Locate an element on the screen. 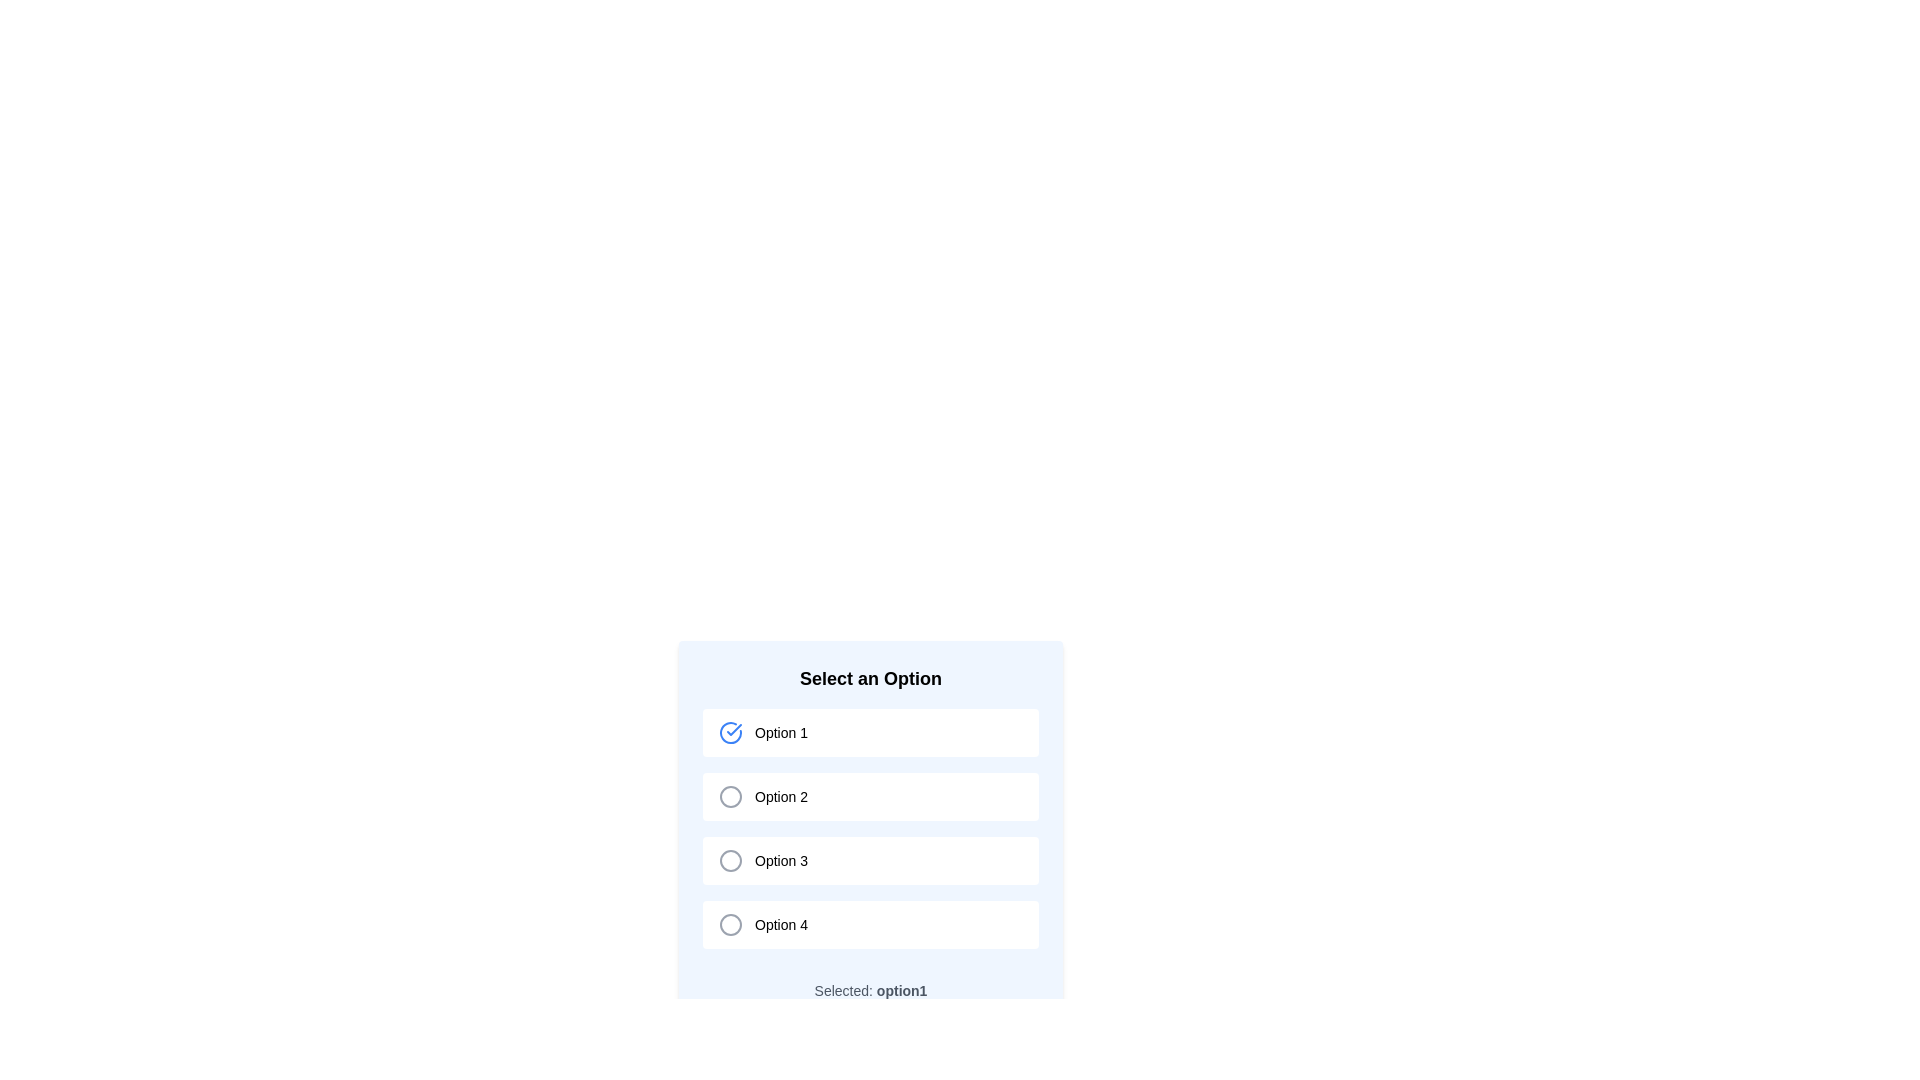 The height and width of the screenshot is (1080, 1920). the blue circle with a white checkmark inside, indicating a selected state, located on the far left side of the 'Option 1' list item is located at coordinates (729, 732).